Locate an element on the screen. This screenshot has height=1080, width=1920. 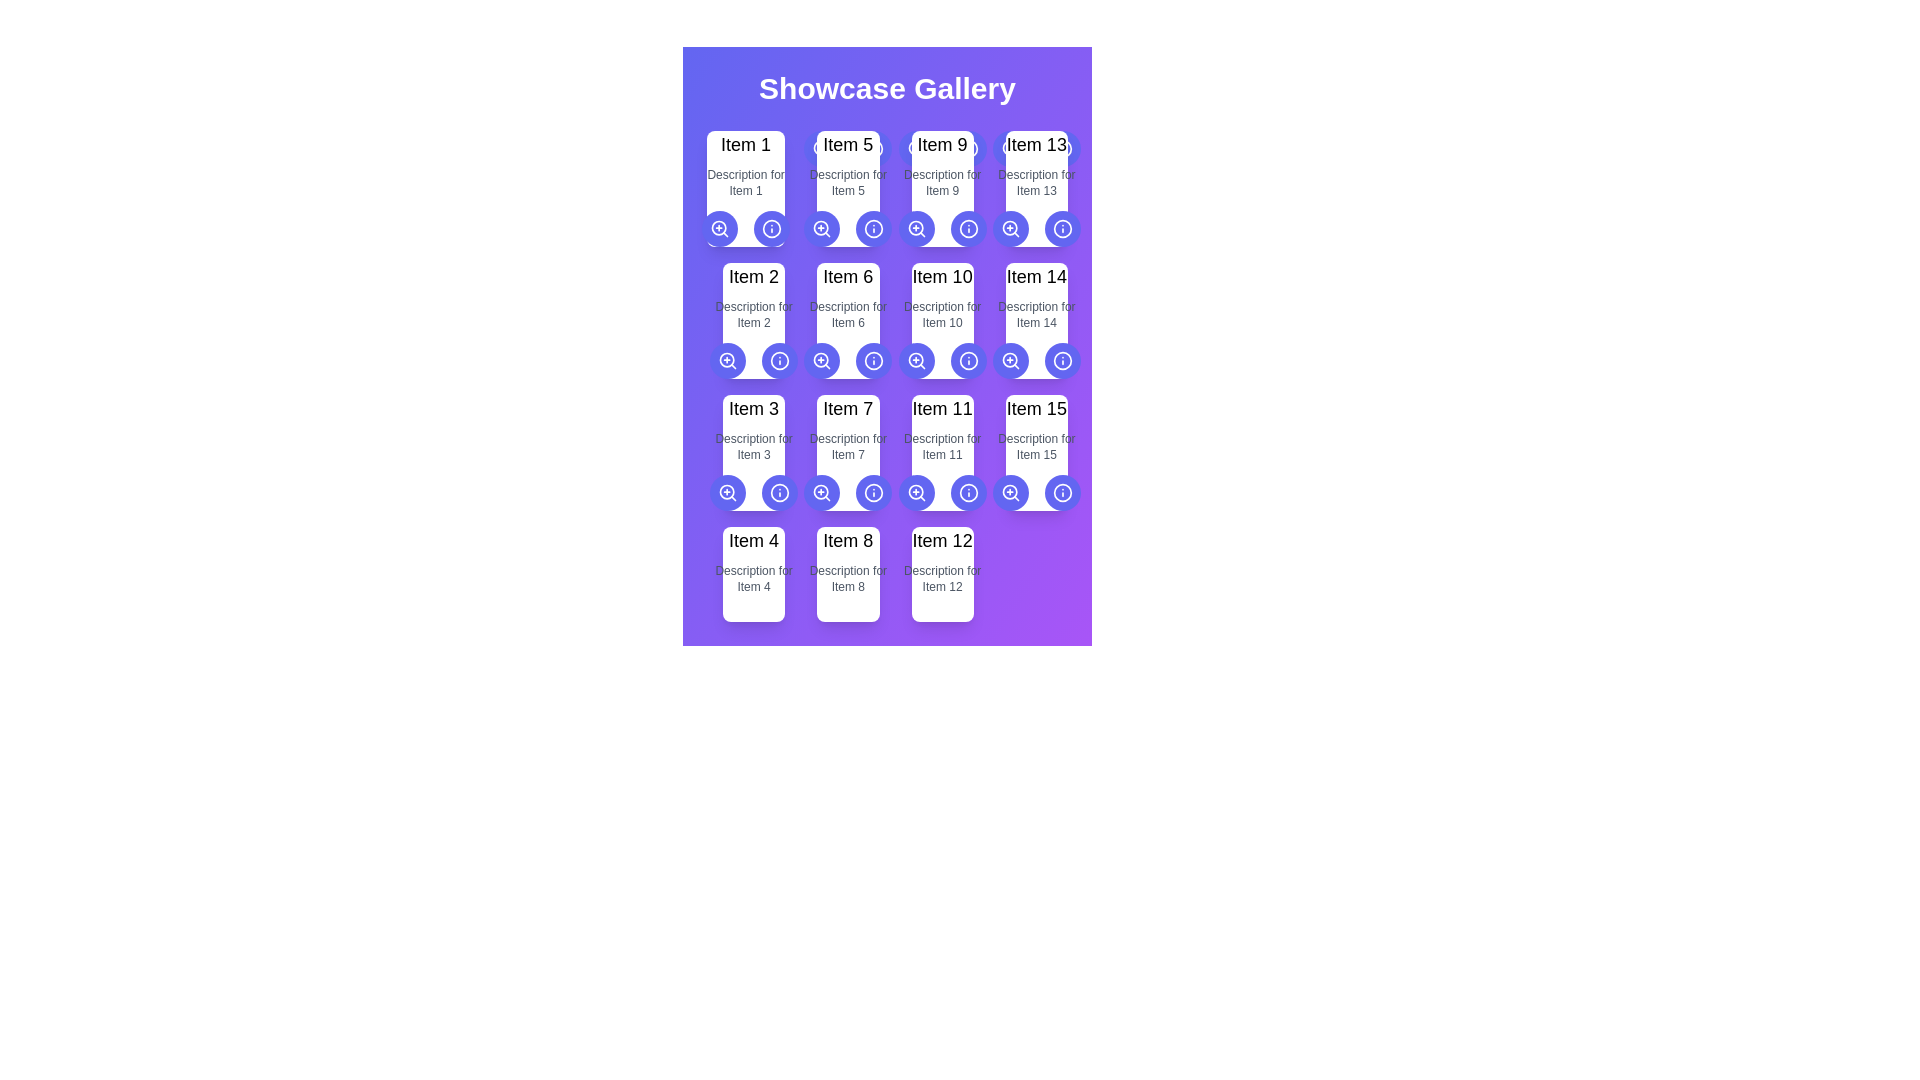
the circular component of the 'info' icon associated with the 'Item 6' card located in the second row of the grid is located at coordinates (874, 361).